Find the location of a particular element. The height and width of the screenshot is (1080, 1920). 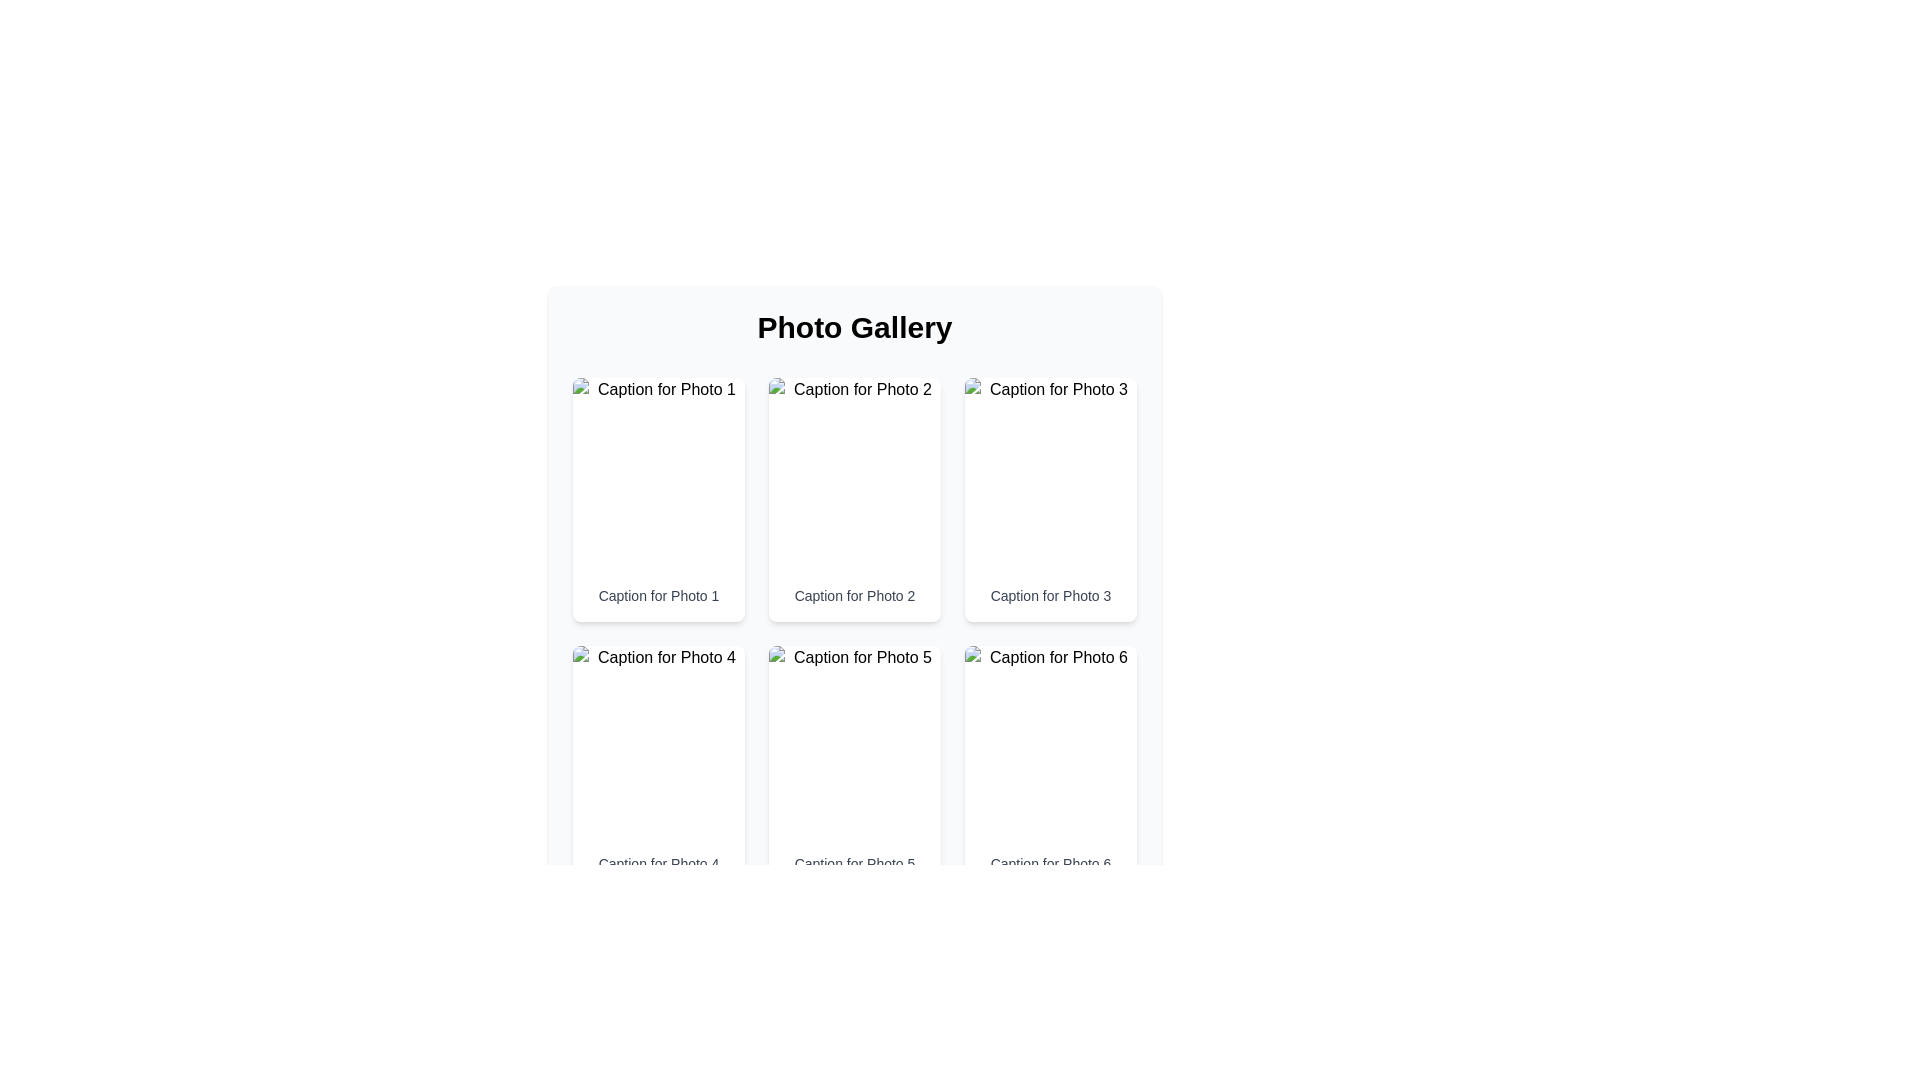

the navigation button located in the bottom-right corner of the interface to enable keyboard navigation for proceeding to the next page in a multi-step process is located at coordinates (1089, 941).